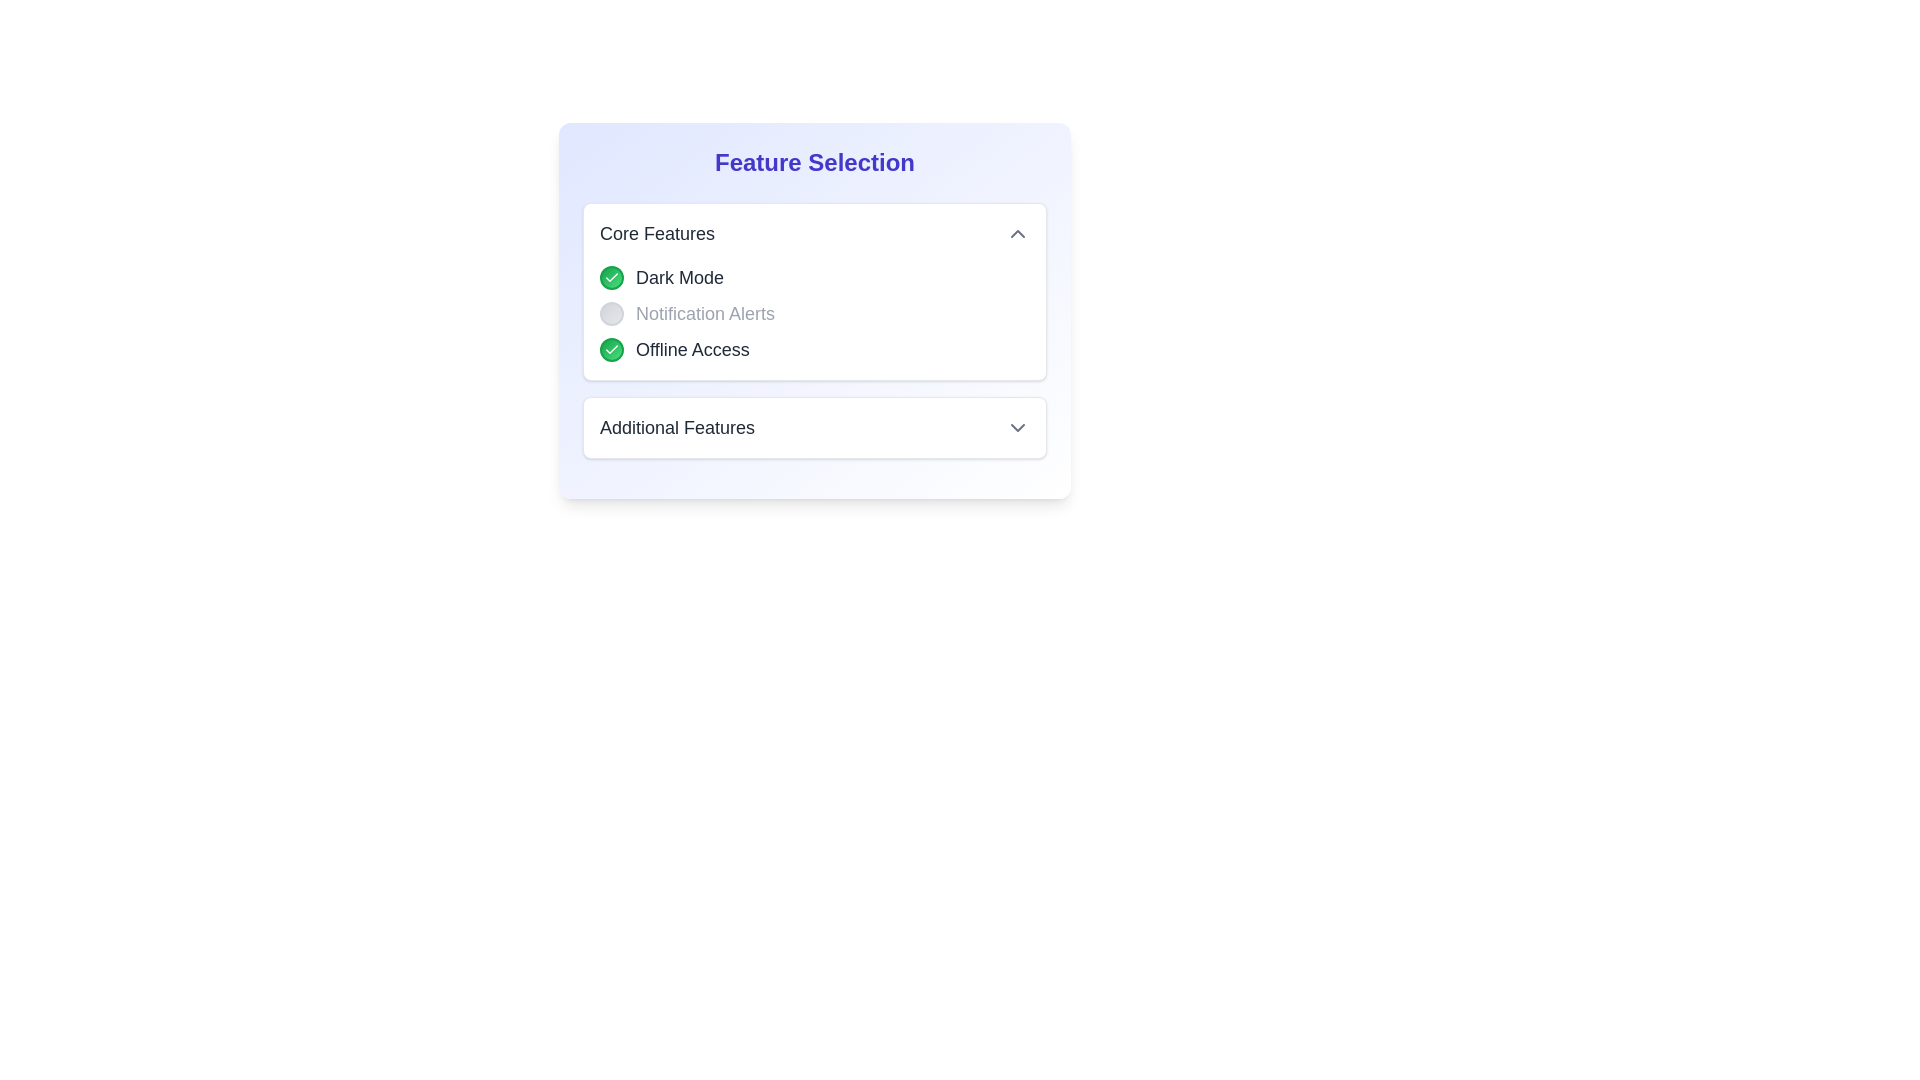  Describe the element at coordinates (610, 349) in the screenshot. I see `the check mark icon next to 'Offline Access'` at that location.